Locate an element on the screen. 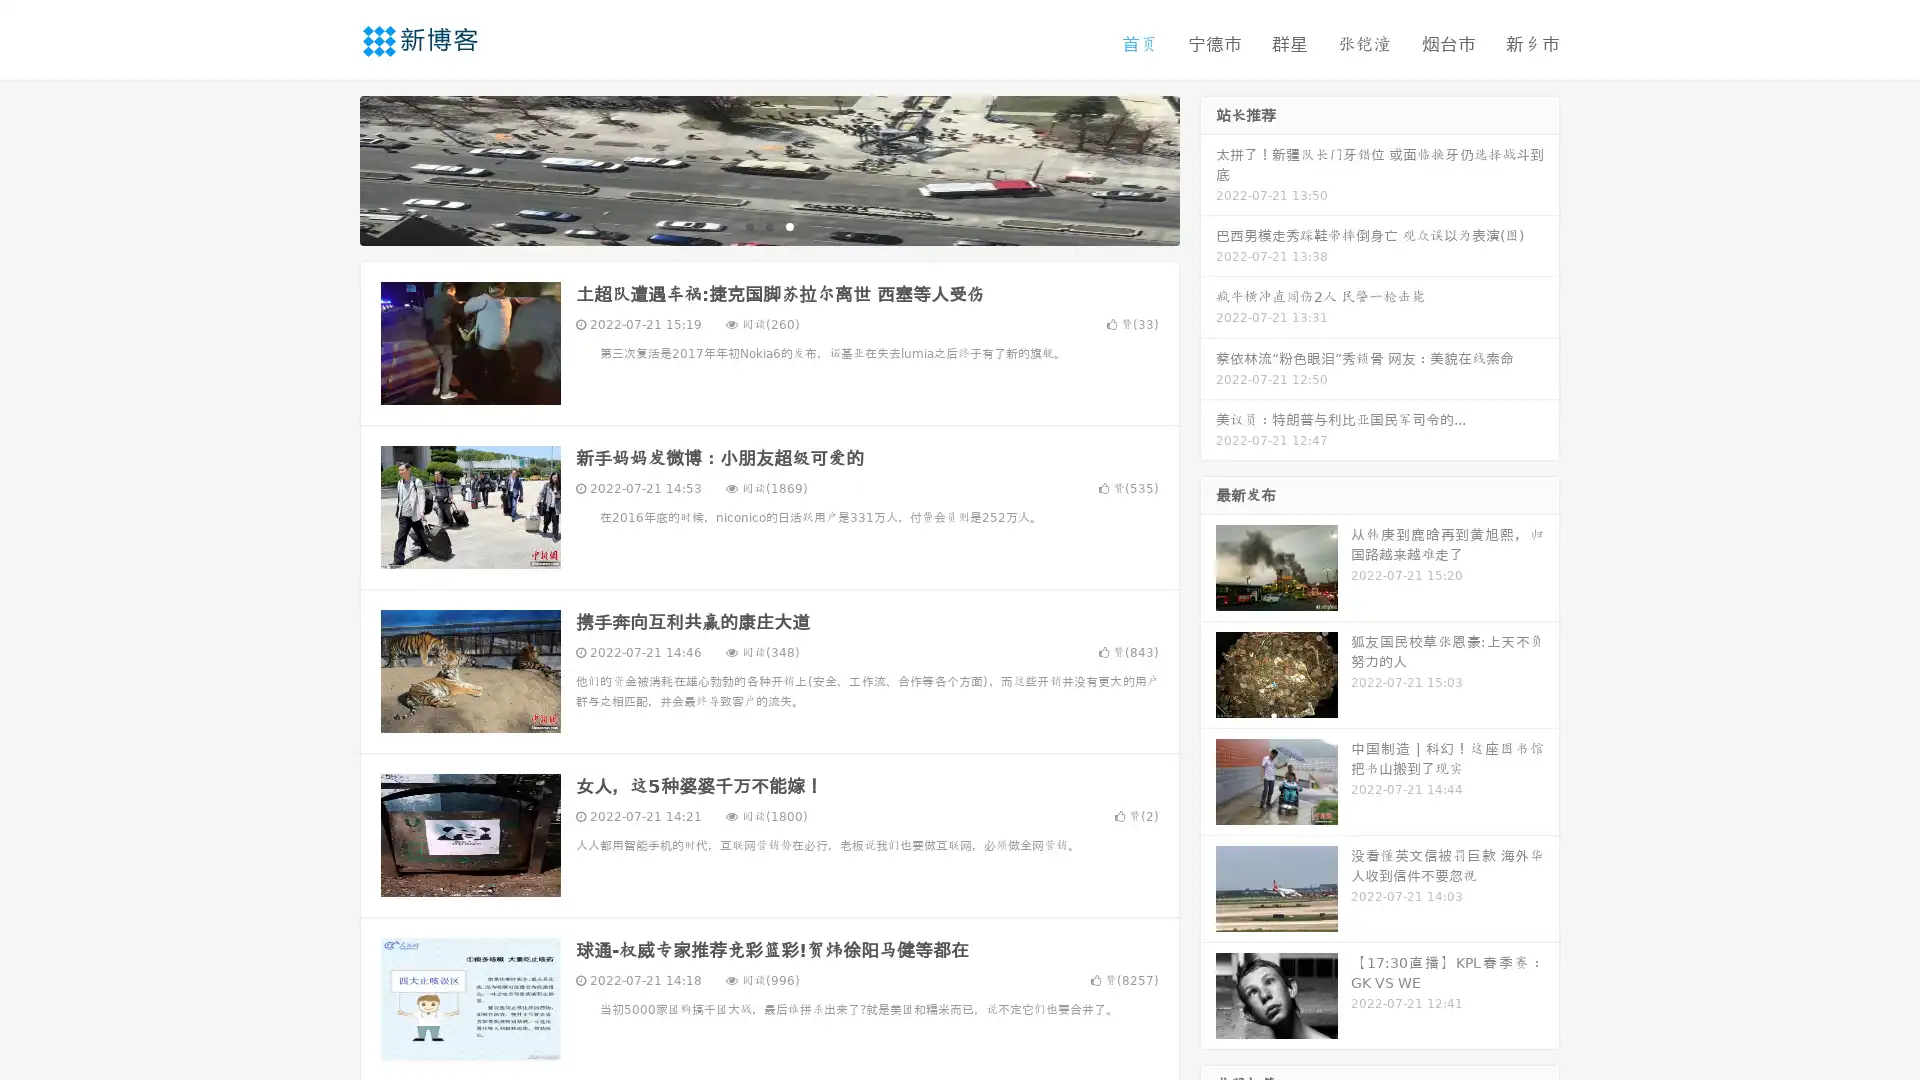 This screenshot has height=1080, width=1920. Go to slide 3 is located at coordinates (789, 225).